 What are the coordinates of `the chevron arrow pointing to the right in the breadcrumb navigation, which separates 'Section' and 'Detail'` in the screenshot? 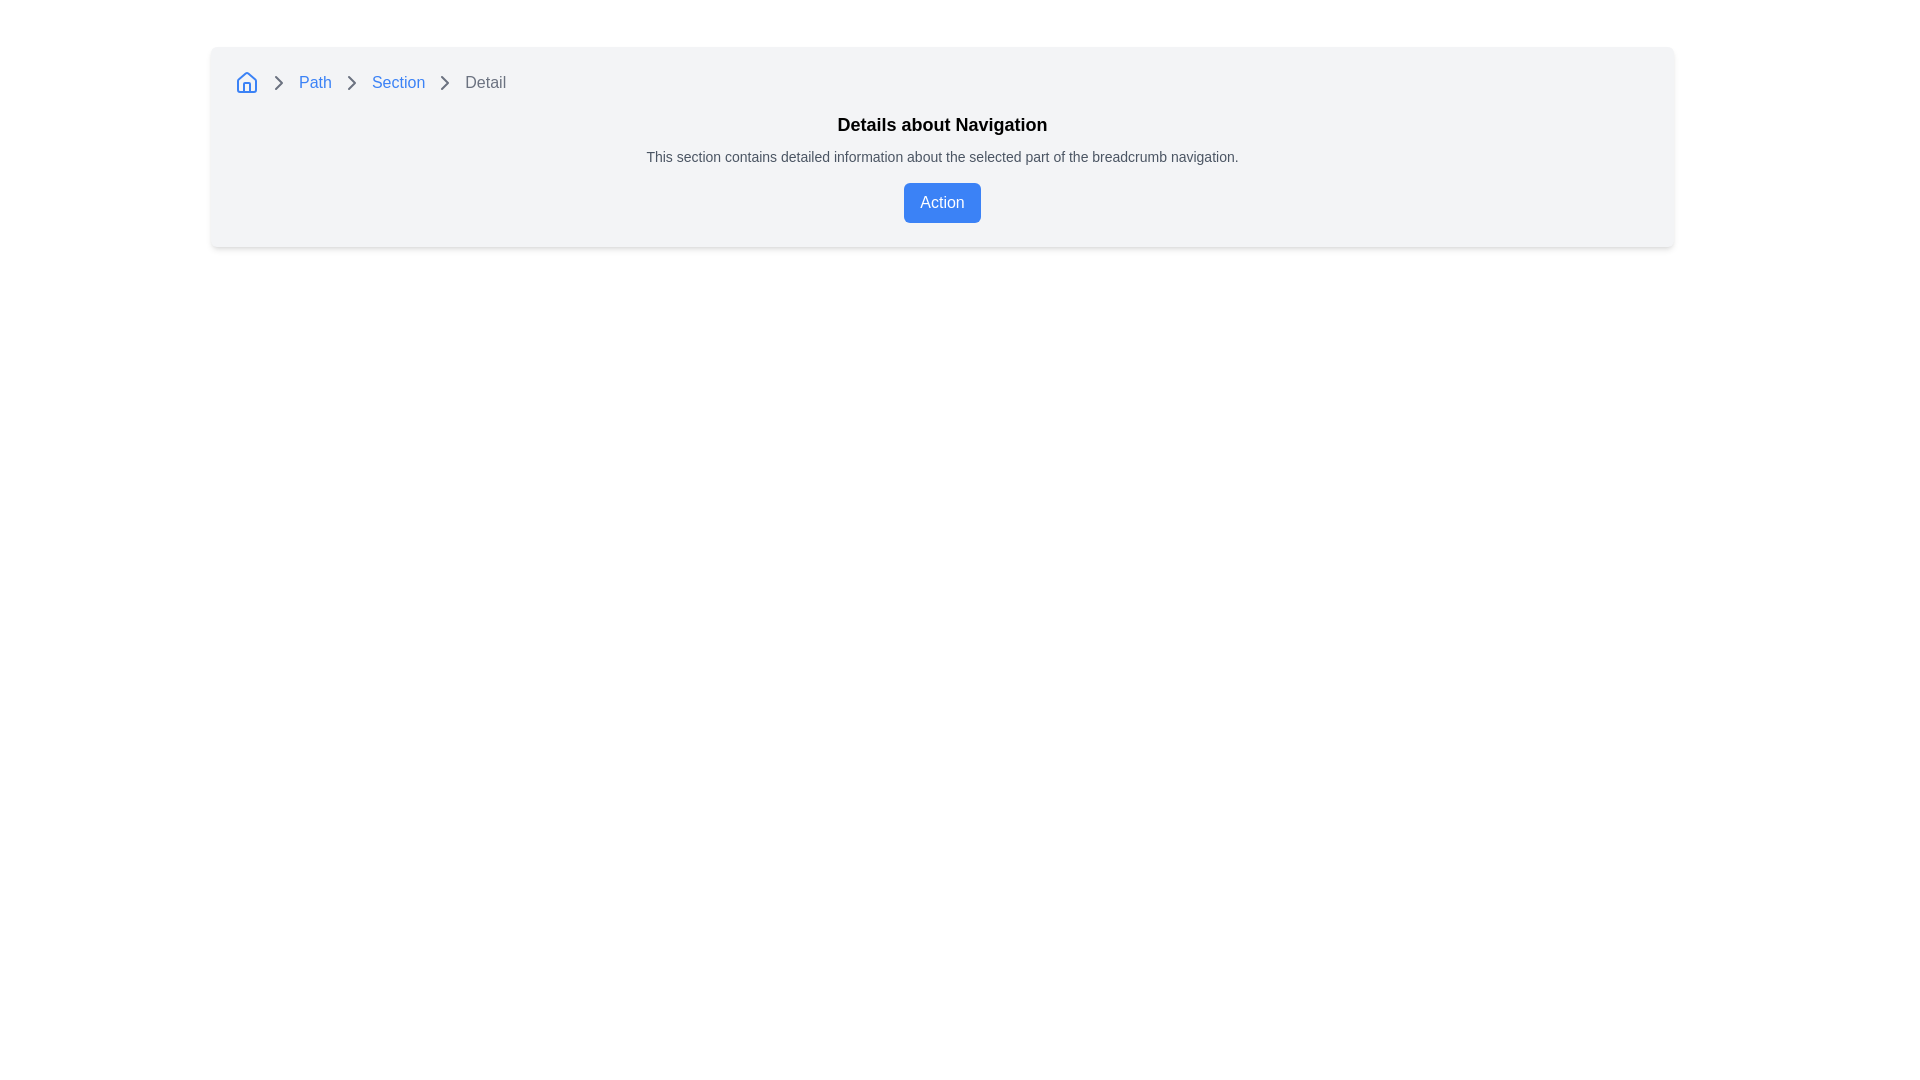 It's located at (444, 82).